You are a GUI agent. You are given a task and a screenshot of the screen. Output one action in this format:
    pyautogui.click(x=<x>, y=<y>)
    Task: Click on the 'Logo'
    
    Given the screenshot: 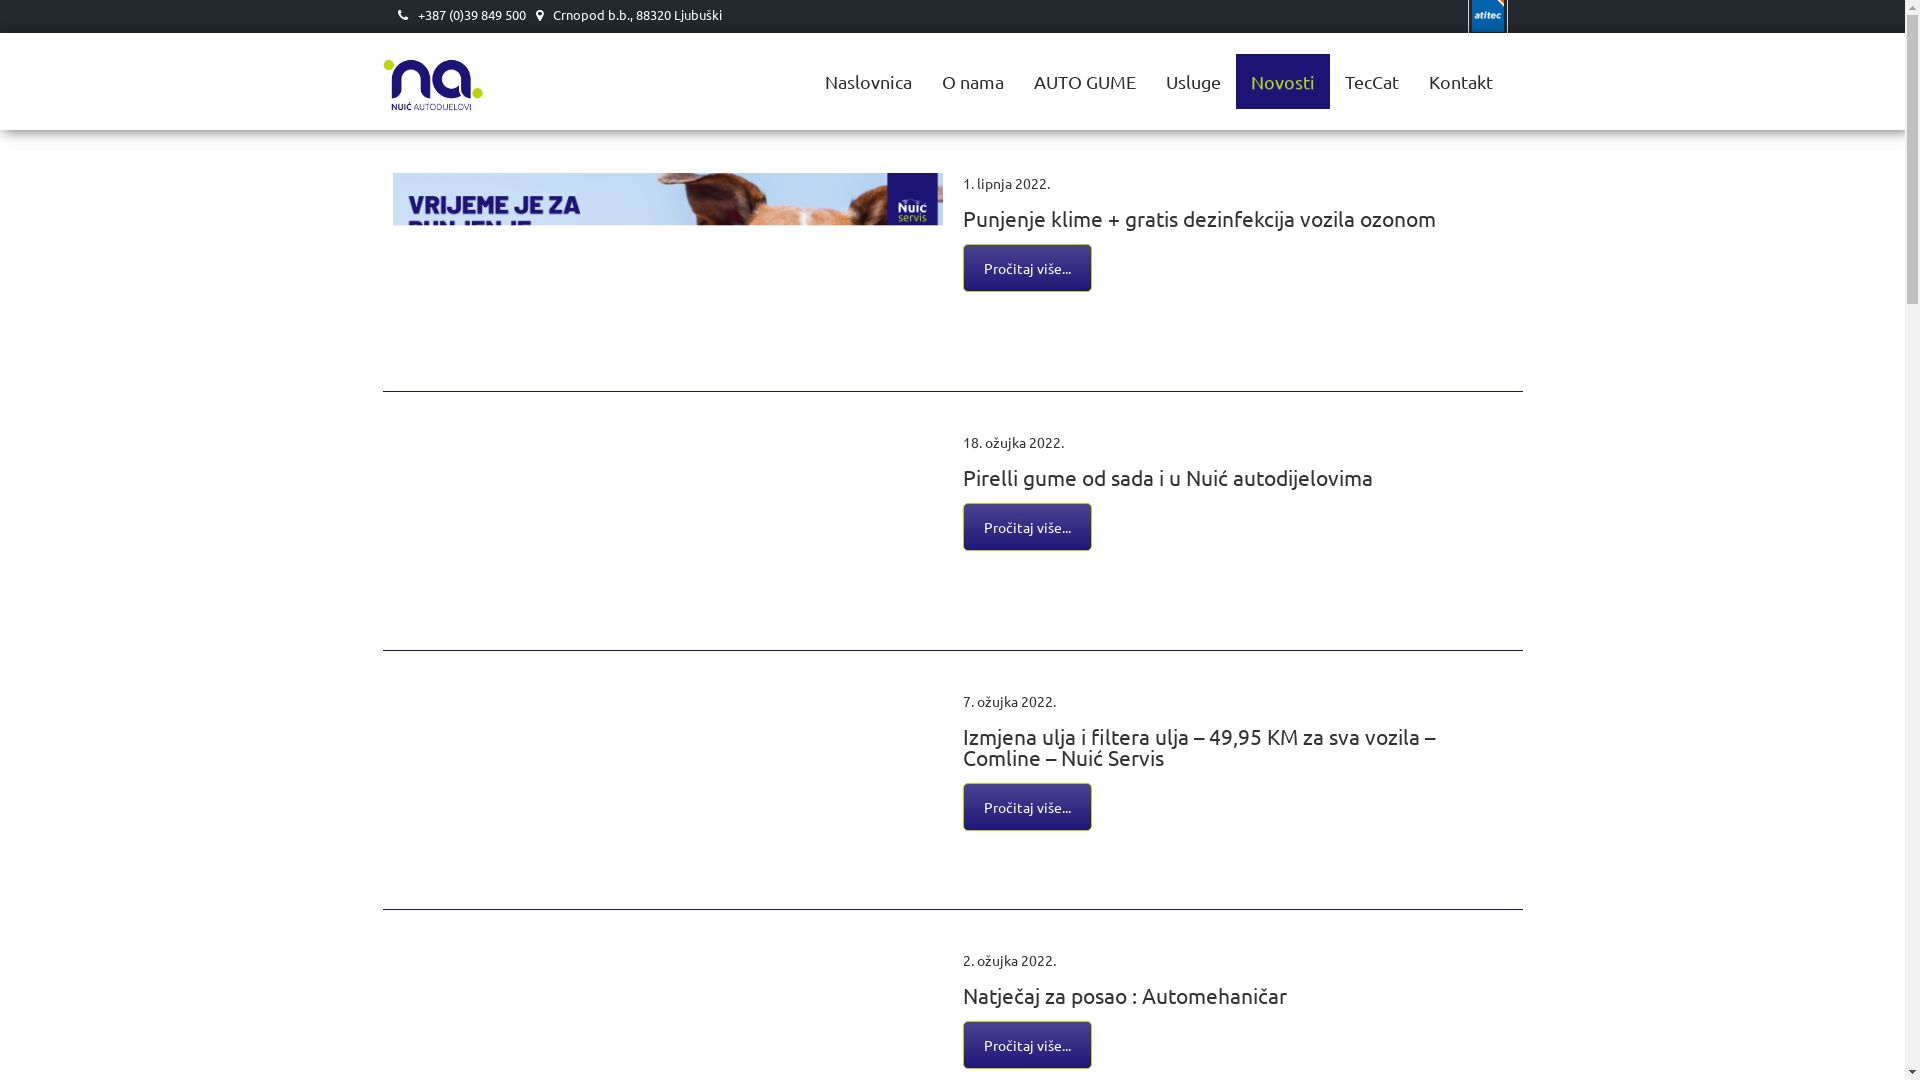 What is the action you would take?
    pyautogui.click(x=368, y=57)
    